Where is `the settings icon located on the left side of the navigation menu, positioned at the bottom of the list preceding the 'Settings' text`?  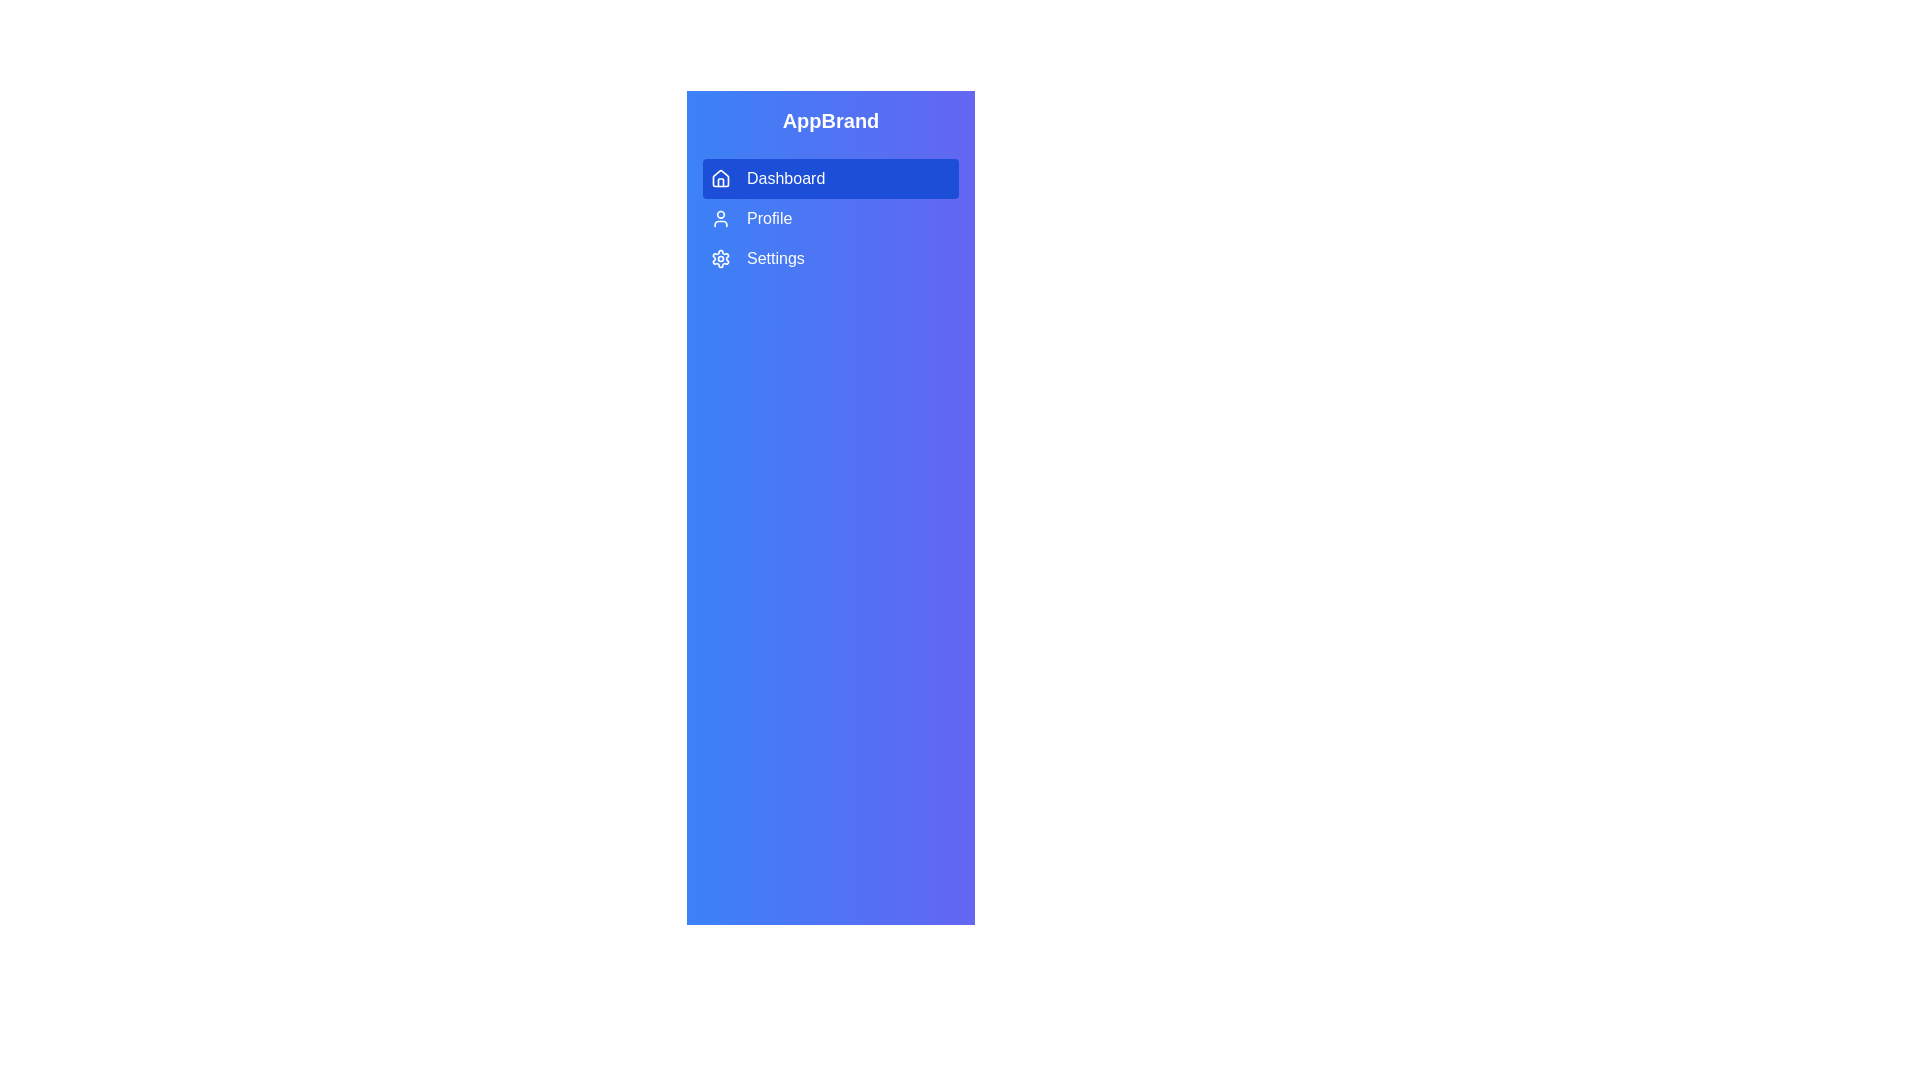 the settings icon located on the left side of the navigation menu, positioned at the bottom of the list preceding the 'Settings' text is located at coordinates (720, 257).